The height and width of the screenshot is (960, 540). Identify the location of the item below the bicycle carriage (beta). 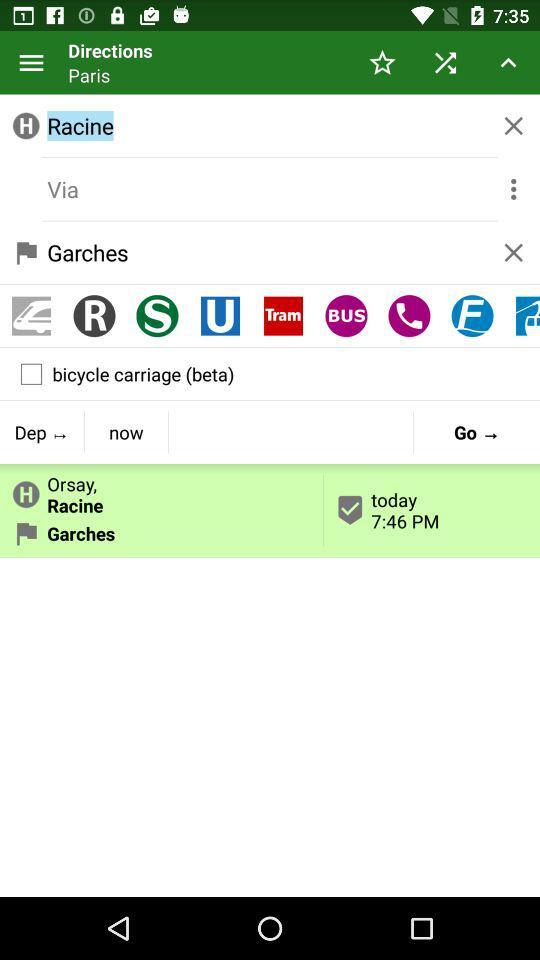
(42, 432).